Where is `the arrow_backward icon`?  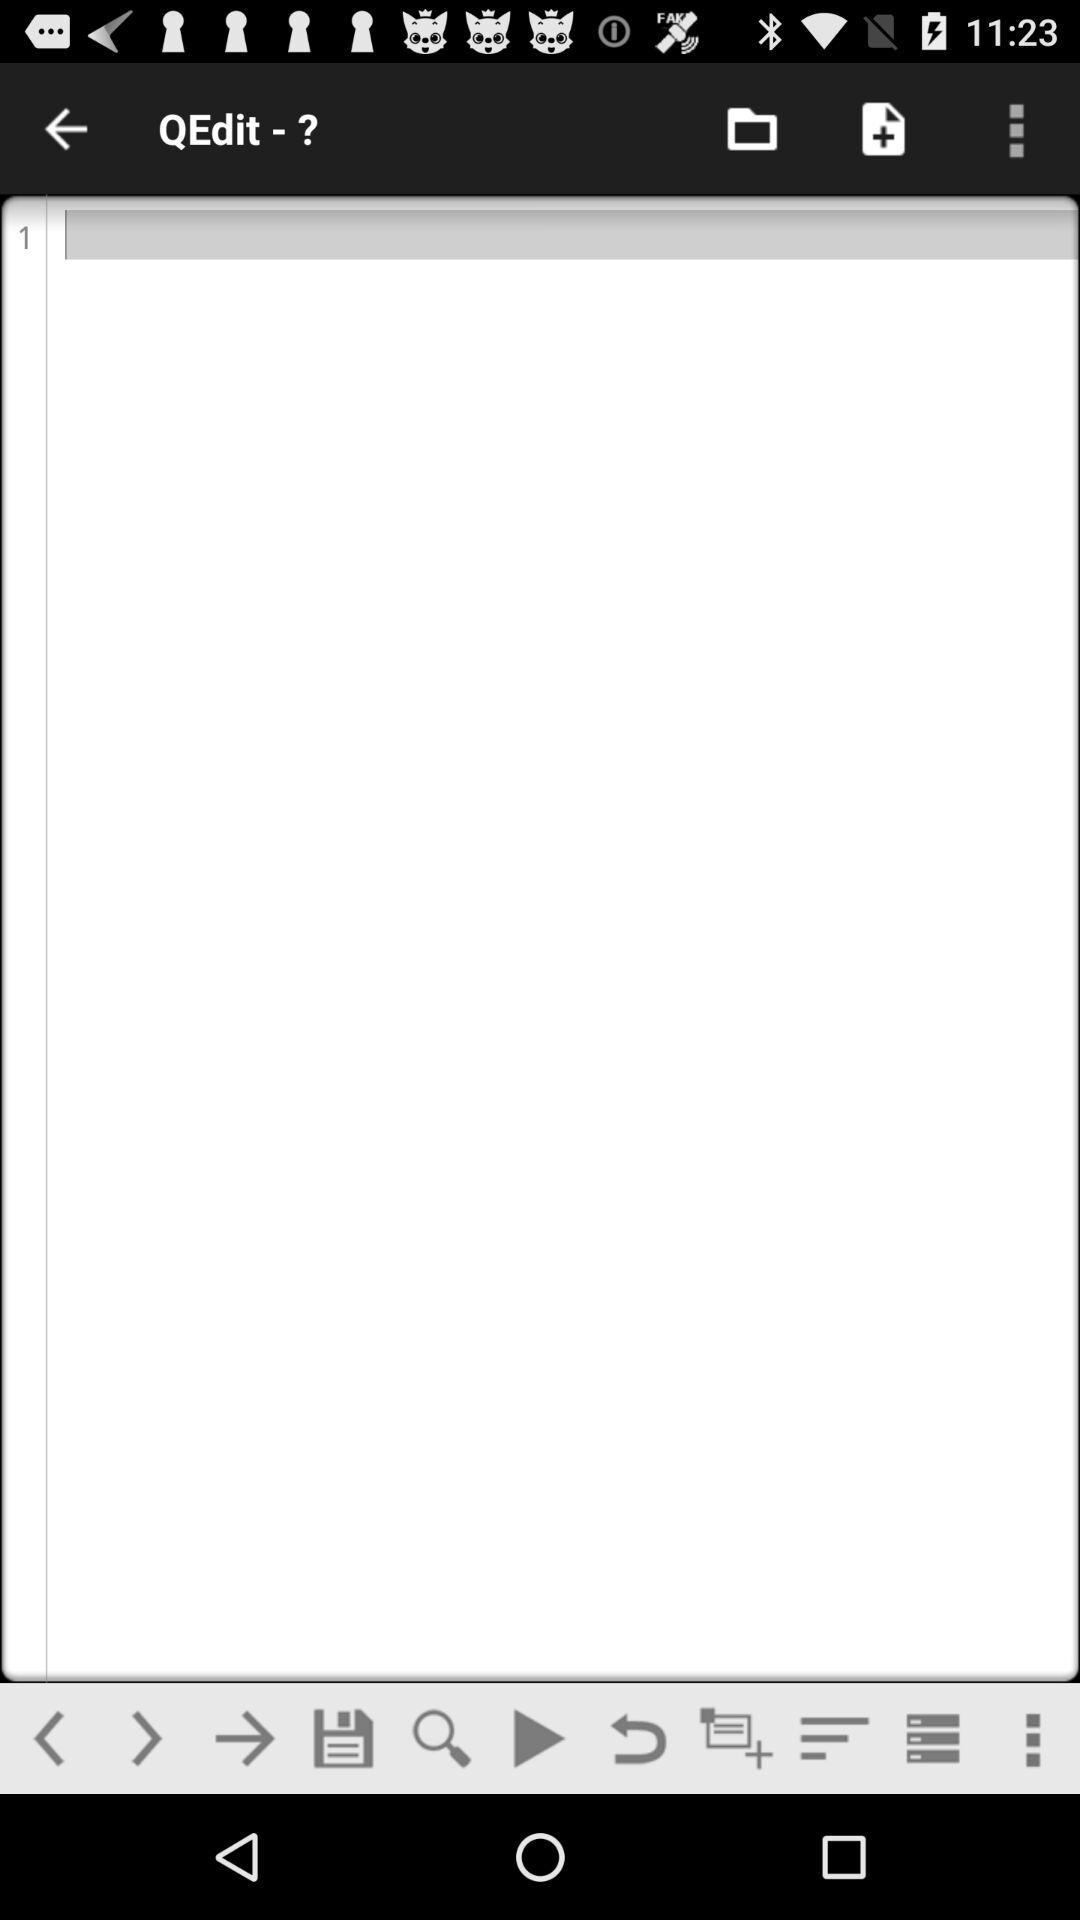
the arrow_backward icon is located at coordinates (47, 1859).